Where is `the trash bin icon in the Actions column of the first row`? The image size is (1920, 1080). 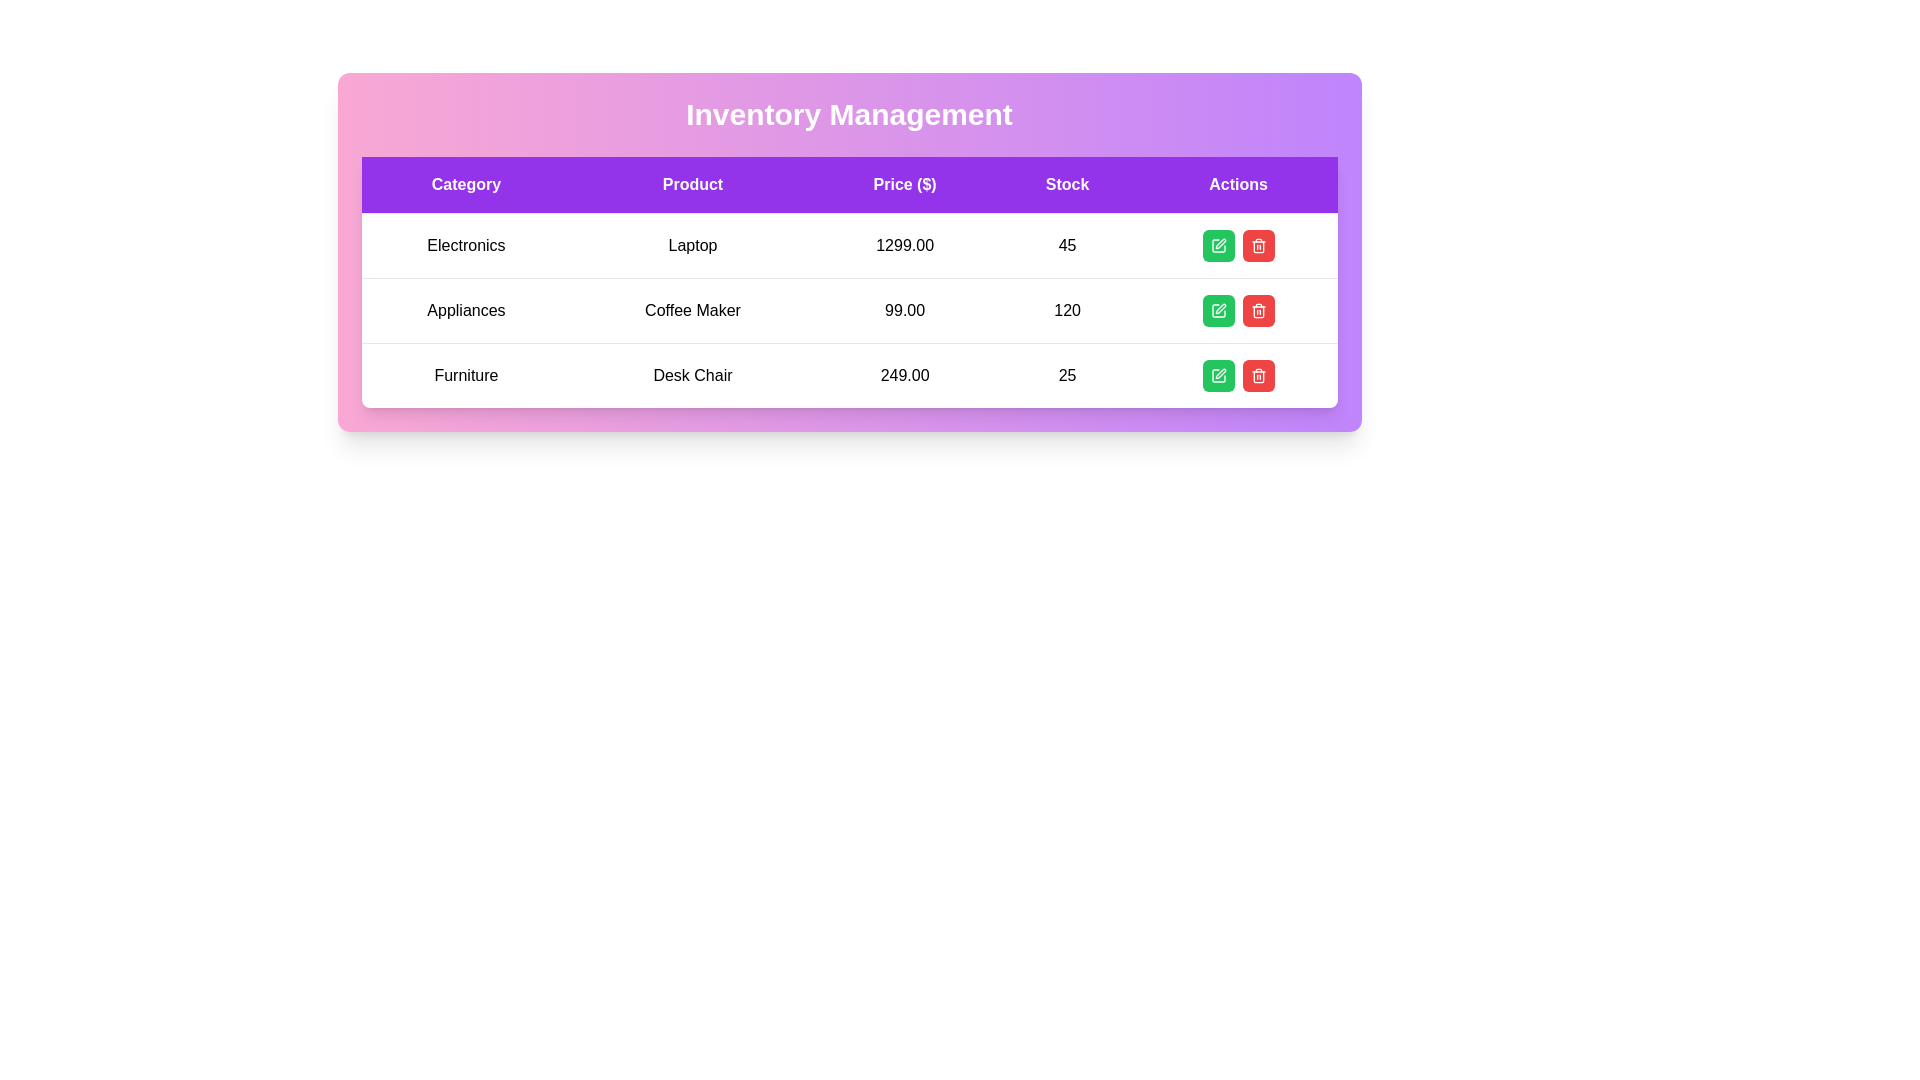 the trash bin icon in the Actions column of the first row is located at coordinates (1257, 245).